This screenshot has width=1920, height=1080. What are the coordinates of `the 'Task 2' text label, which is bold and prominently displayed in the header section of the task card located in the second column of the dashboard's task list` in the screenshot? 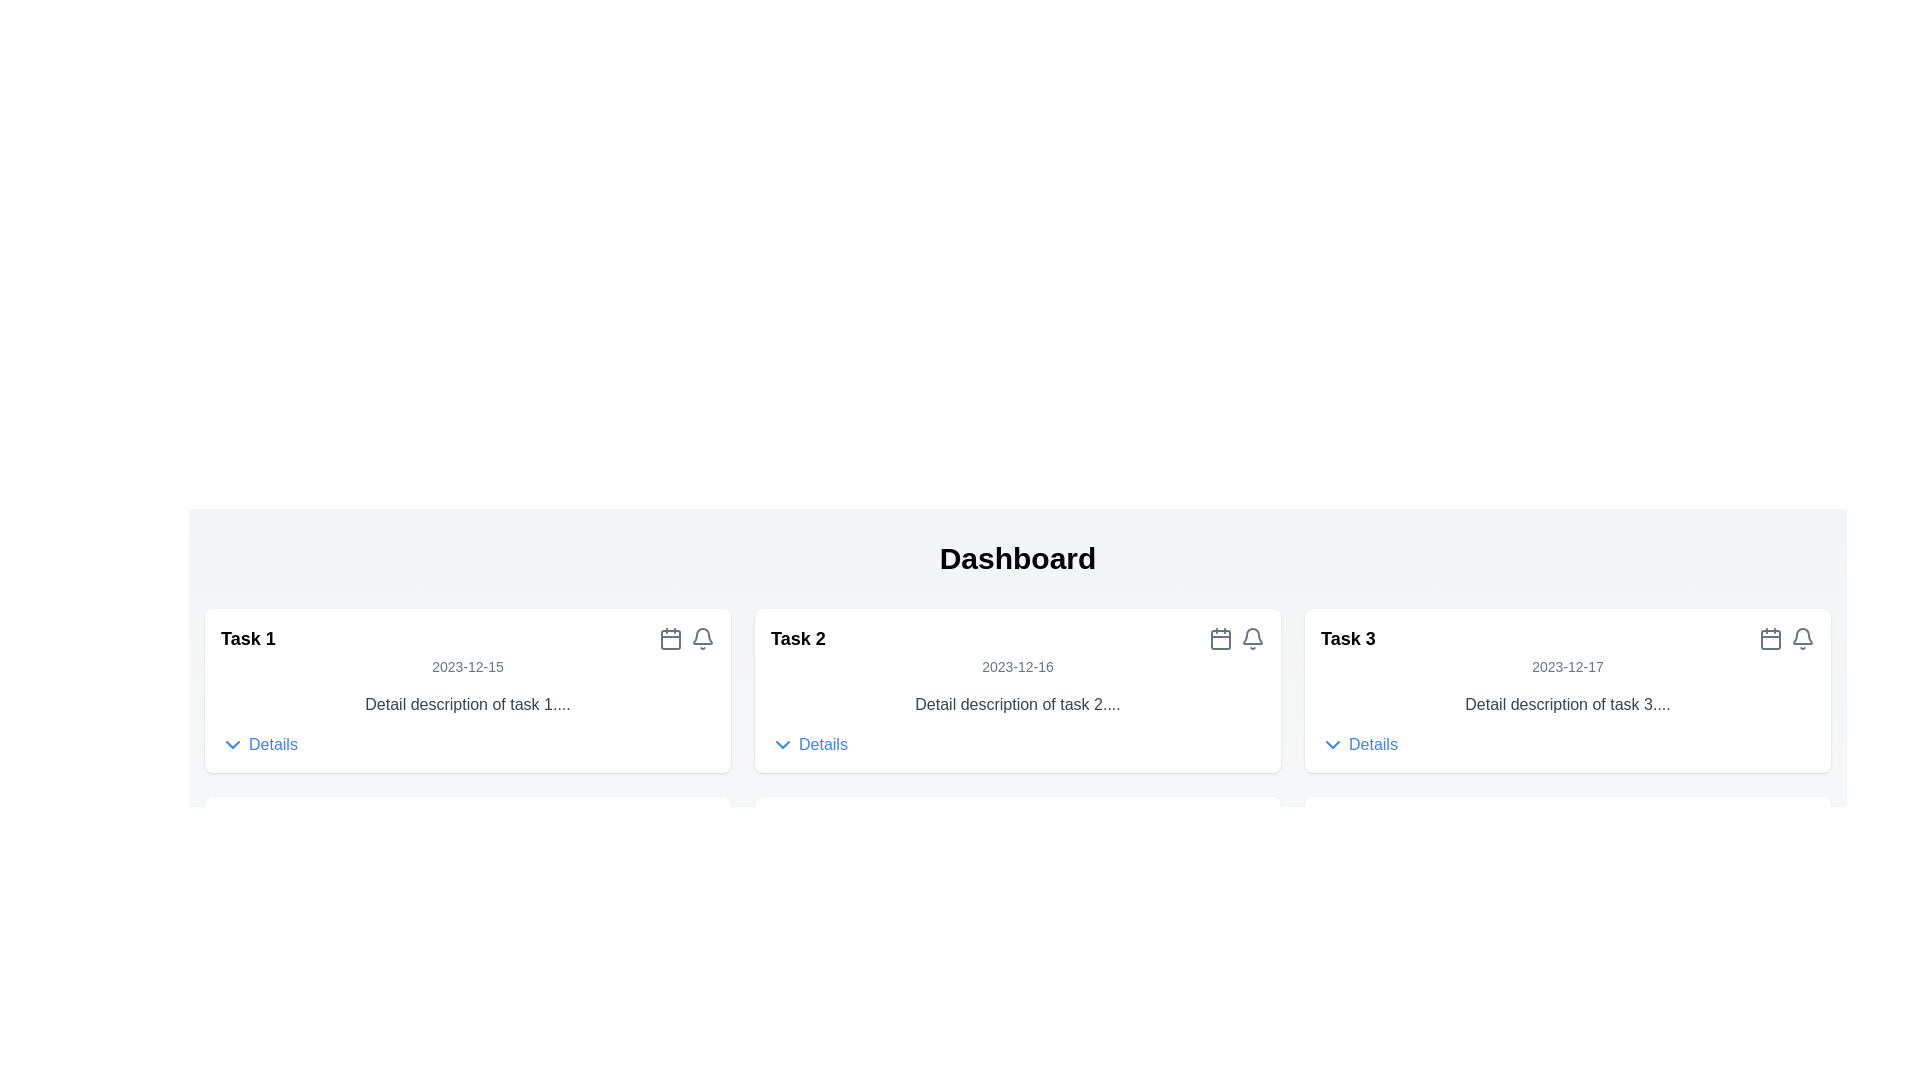 It's located at (797, 639).